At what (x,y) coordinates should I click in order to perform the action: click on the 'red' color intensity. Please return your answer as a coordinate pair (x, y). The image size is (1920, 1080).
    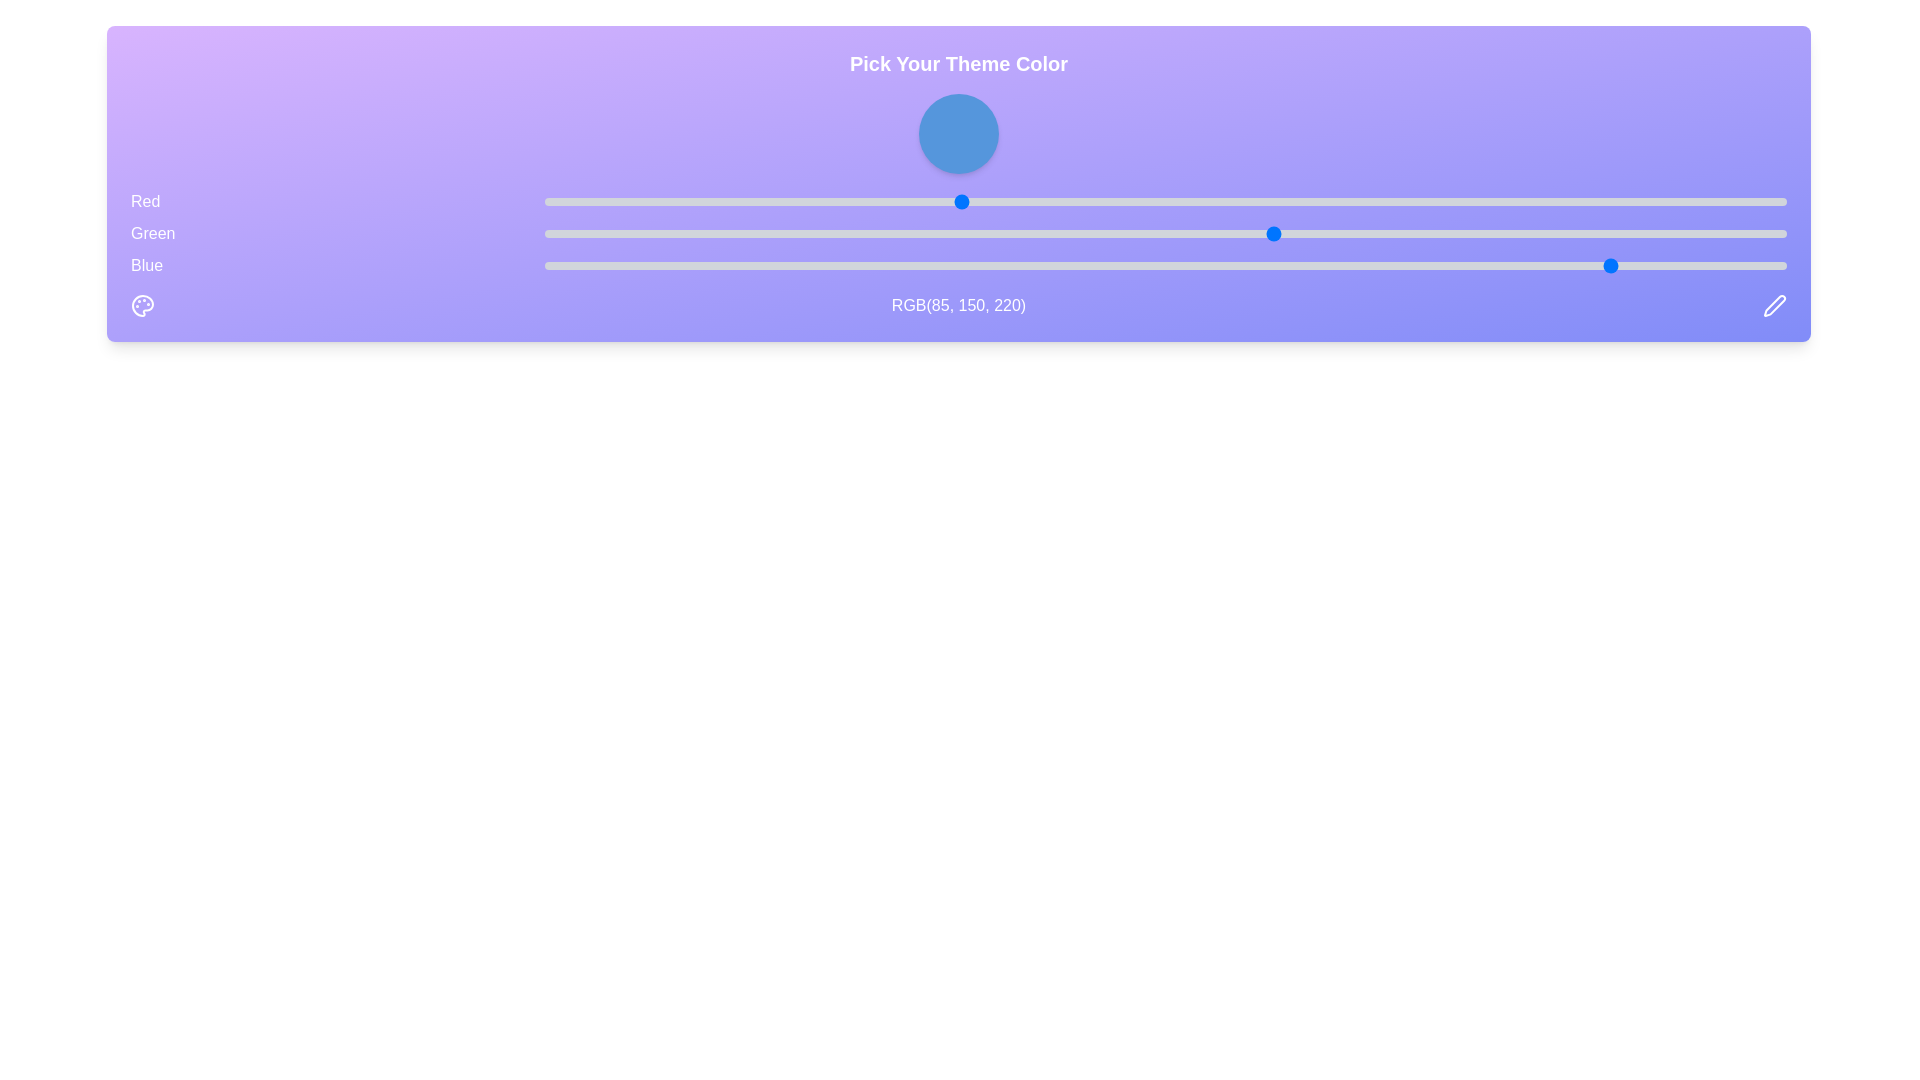
    Looking at the image, I should click on (817, 201).